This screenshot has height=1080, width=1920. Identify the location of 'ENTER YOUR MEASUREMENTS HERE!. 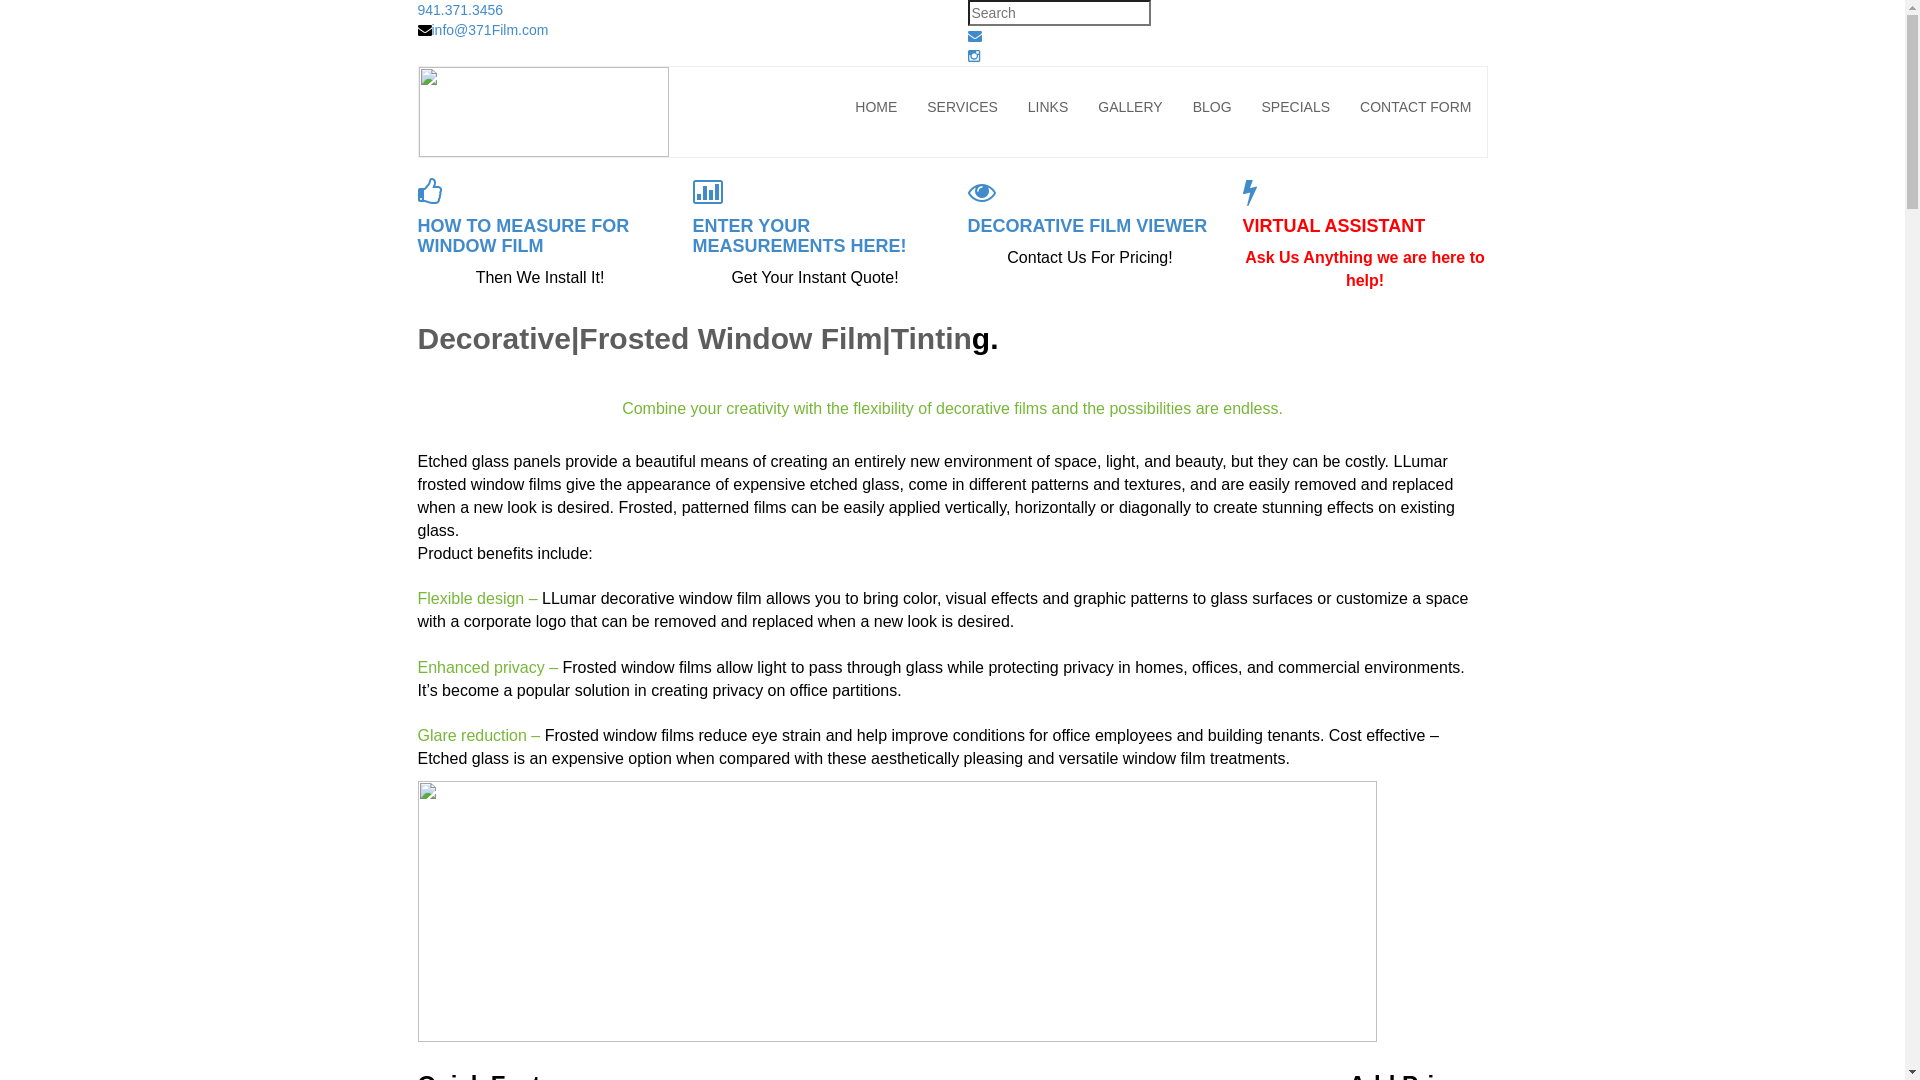
(814, 232).